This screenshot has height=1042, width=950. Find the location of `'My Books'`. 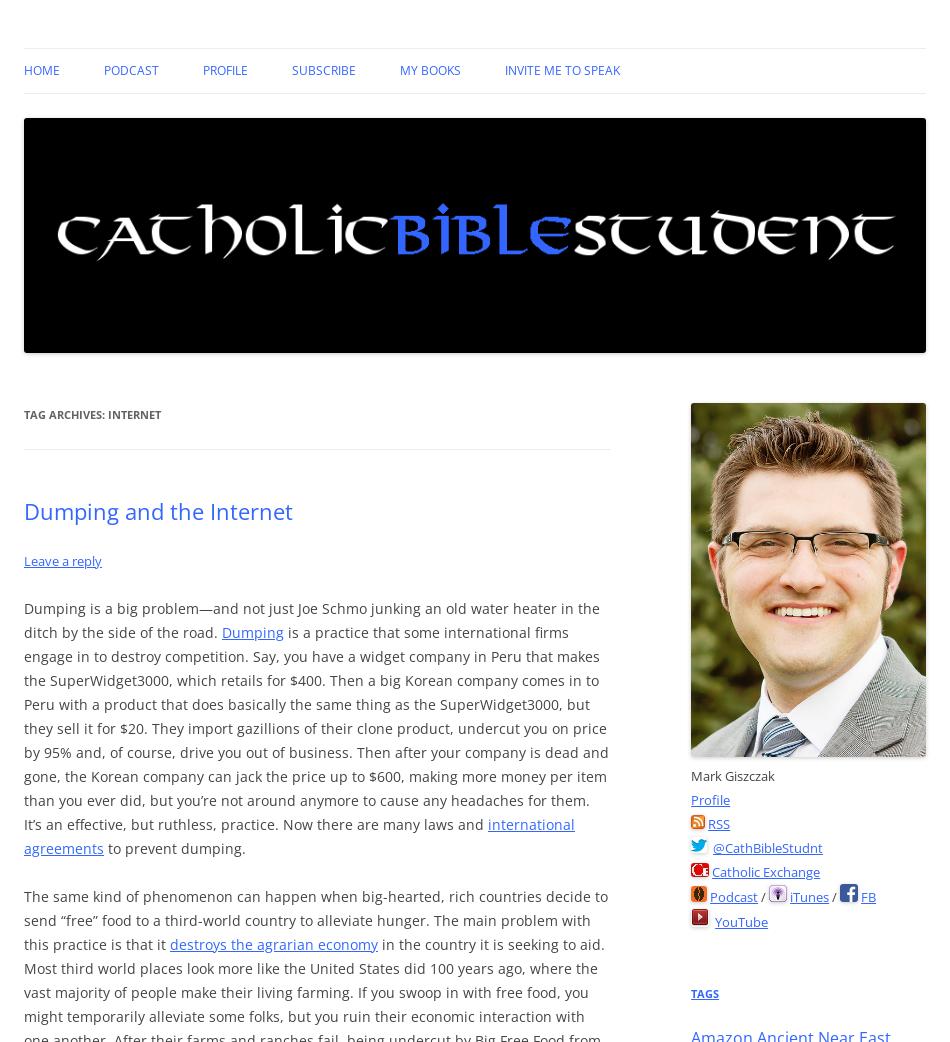

'My Books' is located at coordinates (429, 69).